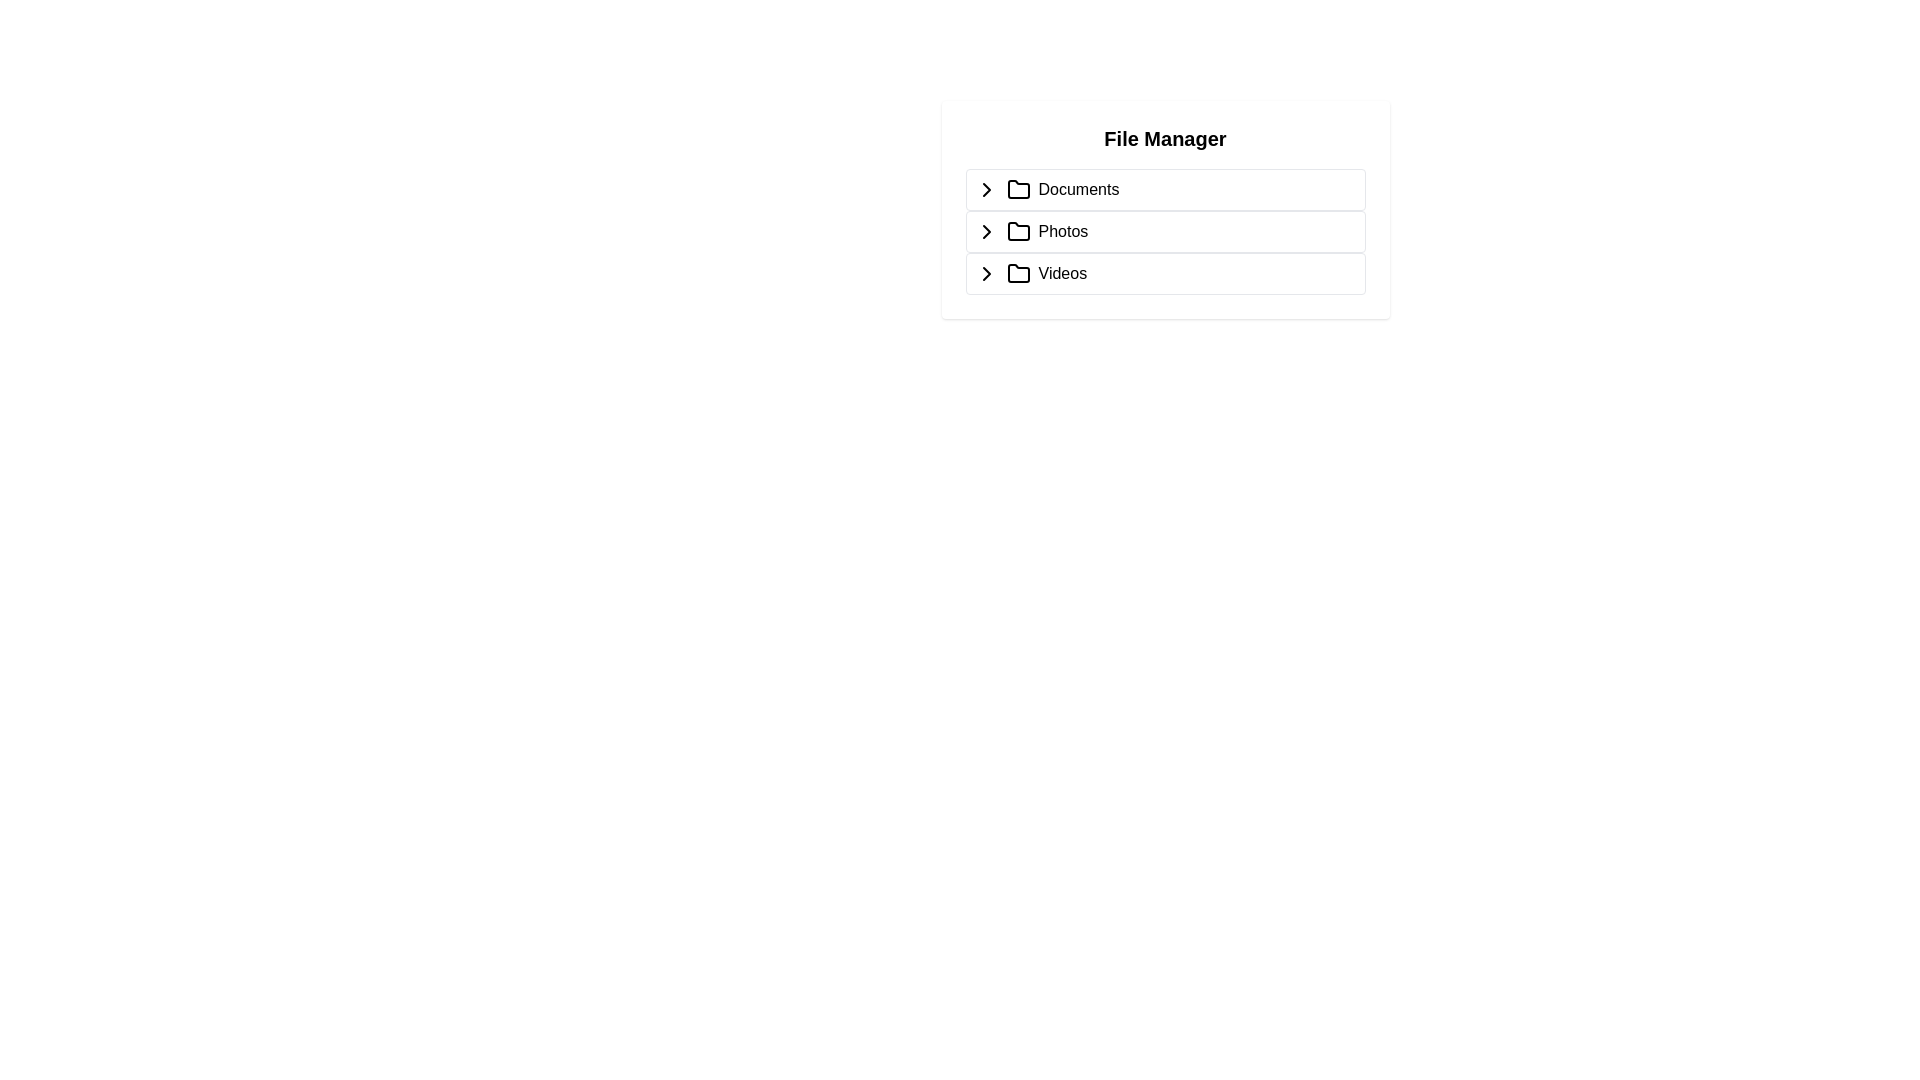 Image resolution: width=1920 pixels, height=1080 pixels. What do you see at coordinates (1018, 230) in the screenshot?
I see `the folder icon located directly to the left of the 'Photos' label in the file manager interface, which is the second icon from the top in the vertical list` at bounding box center [1018, 230].